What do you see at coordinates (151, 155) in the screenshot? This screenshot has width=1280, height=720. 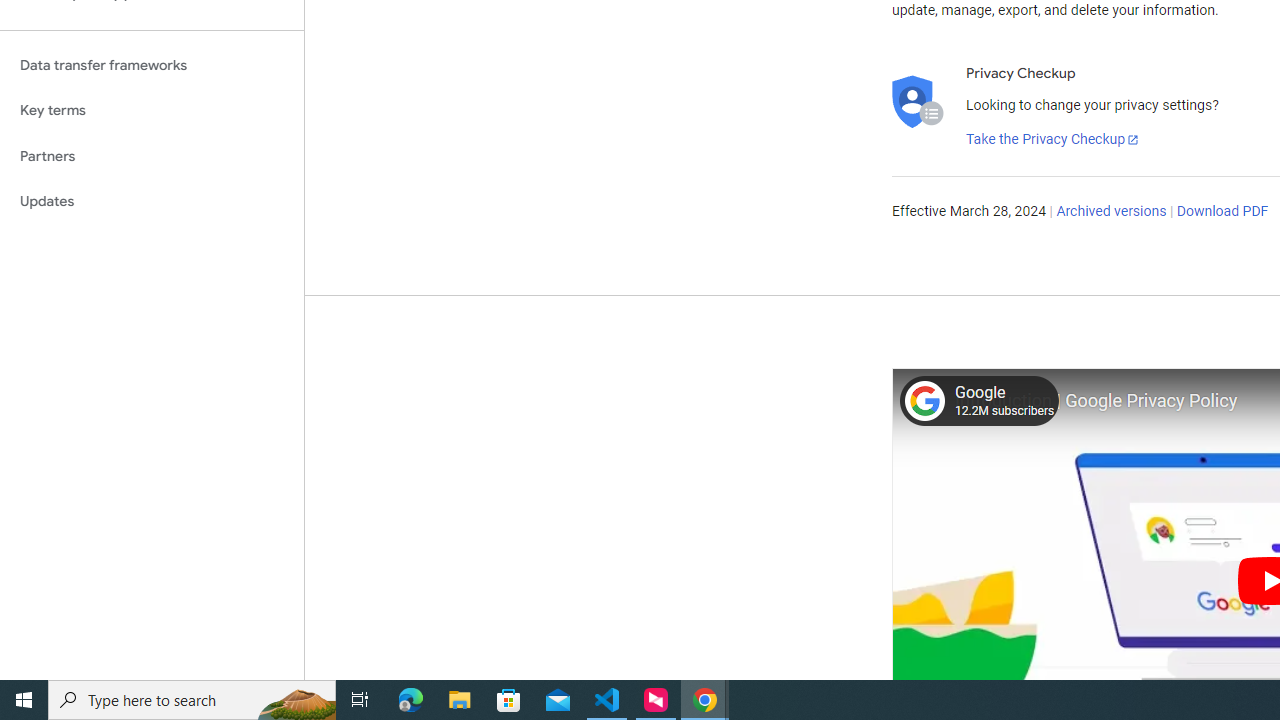 I see `'Partners'` at bounding box center [151, 155].